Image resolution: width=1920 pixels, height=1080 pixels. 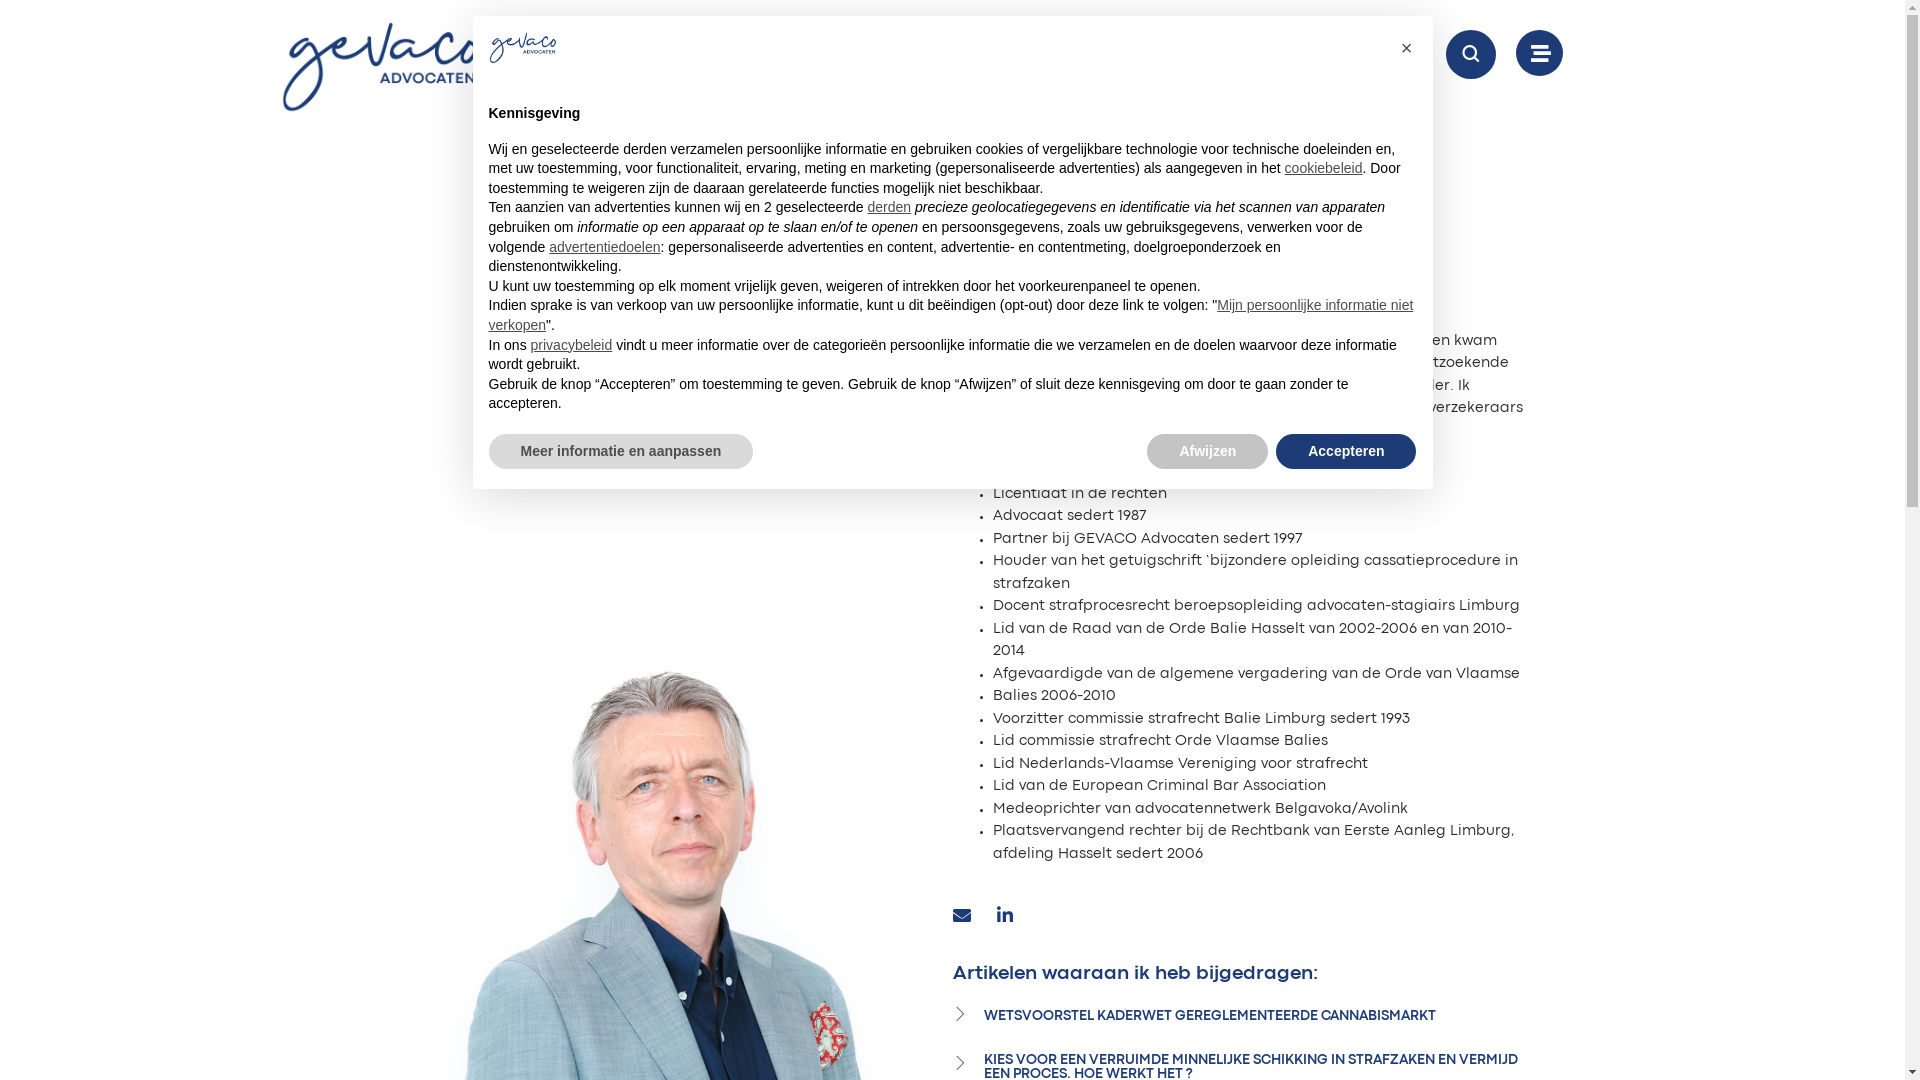 I want to click on 'derden', so click(x=888, y=207).